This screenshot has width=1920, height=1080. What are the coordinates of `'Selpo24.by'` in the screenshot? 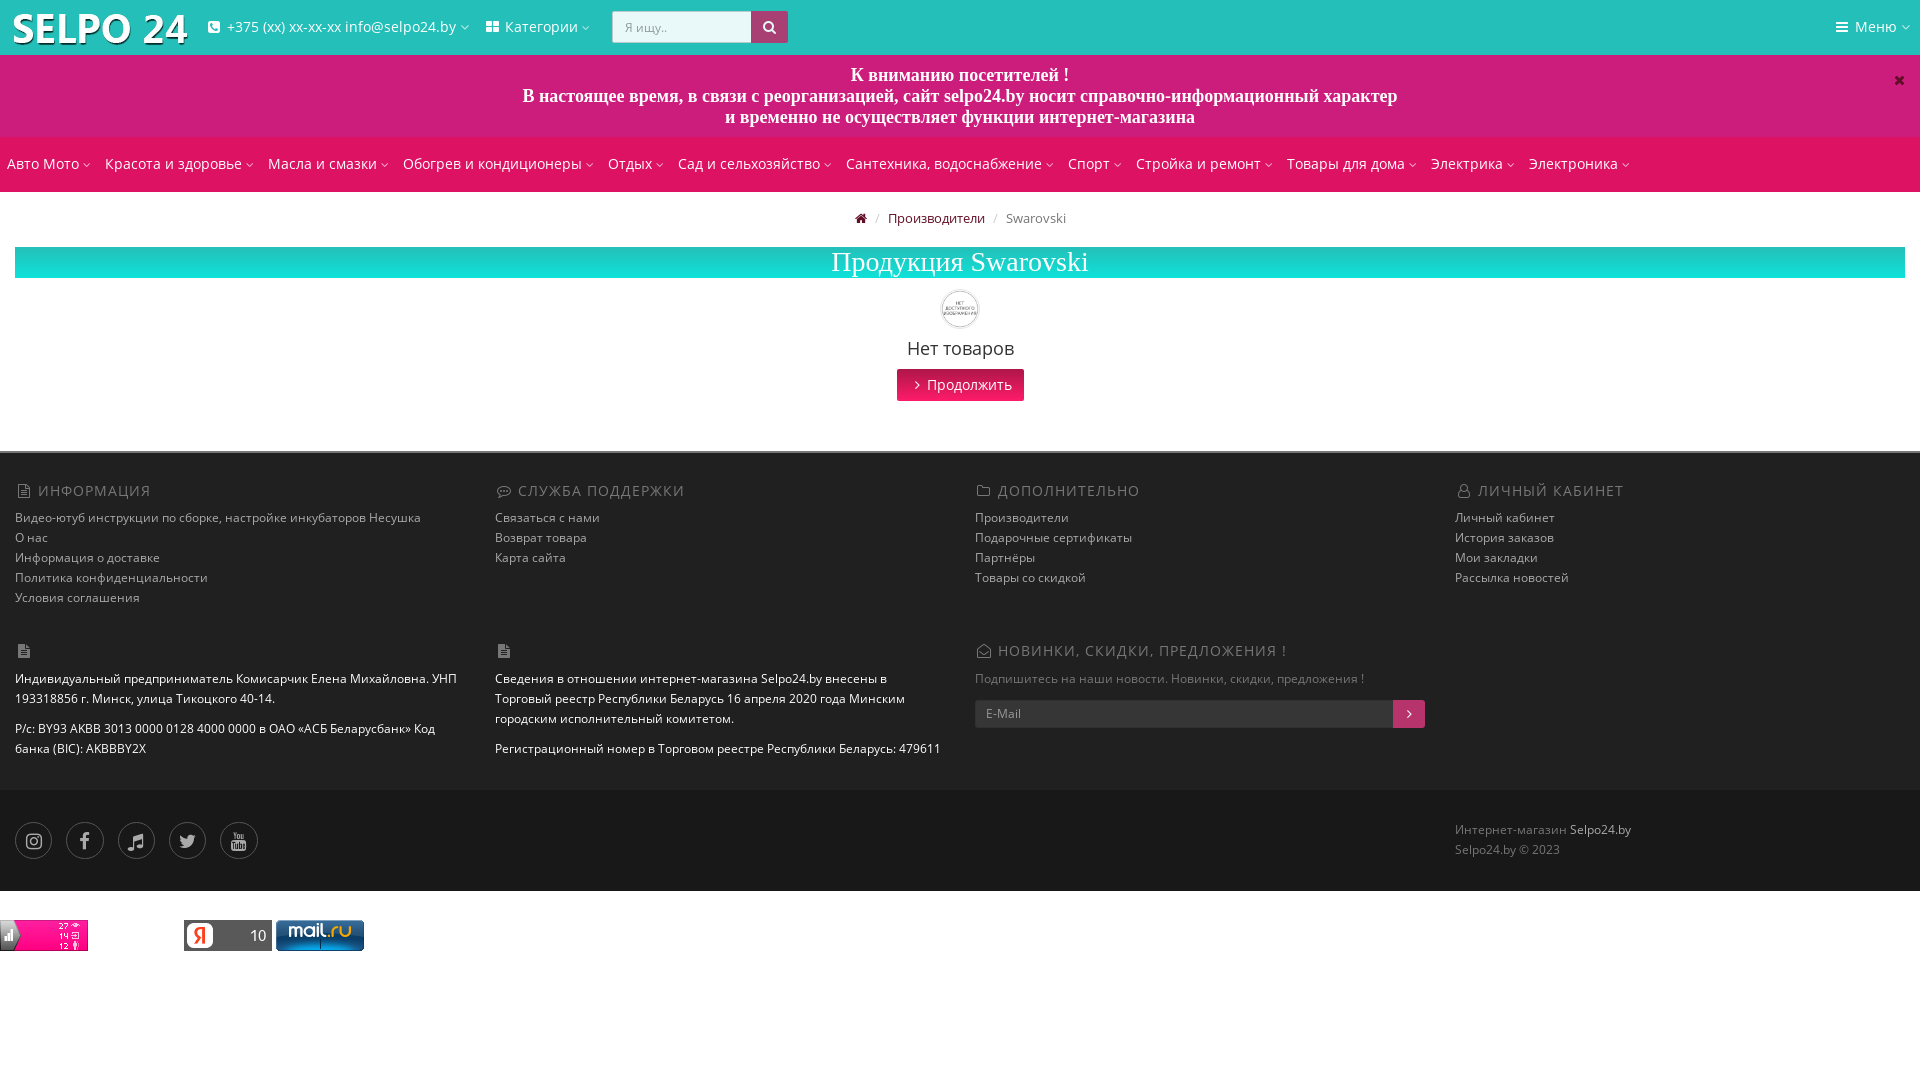 It's located at (1600, 829).